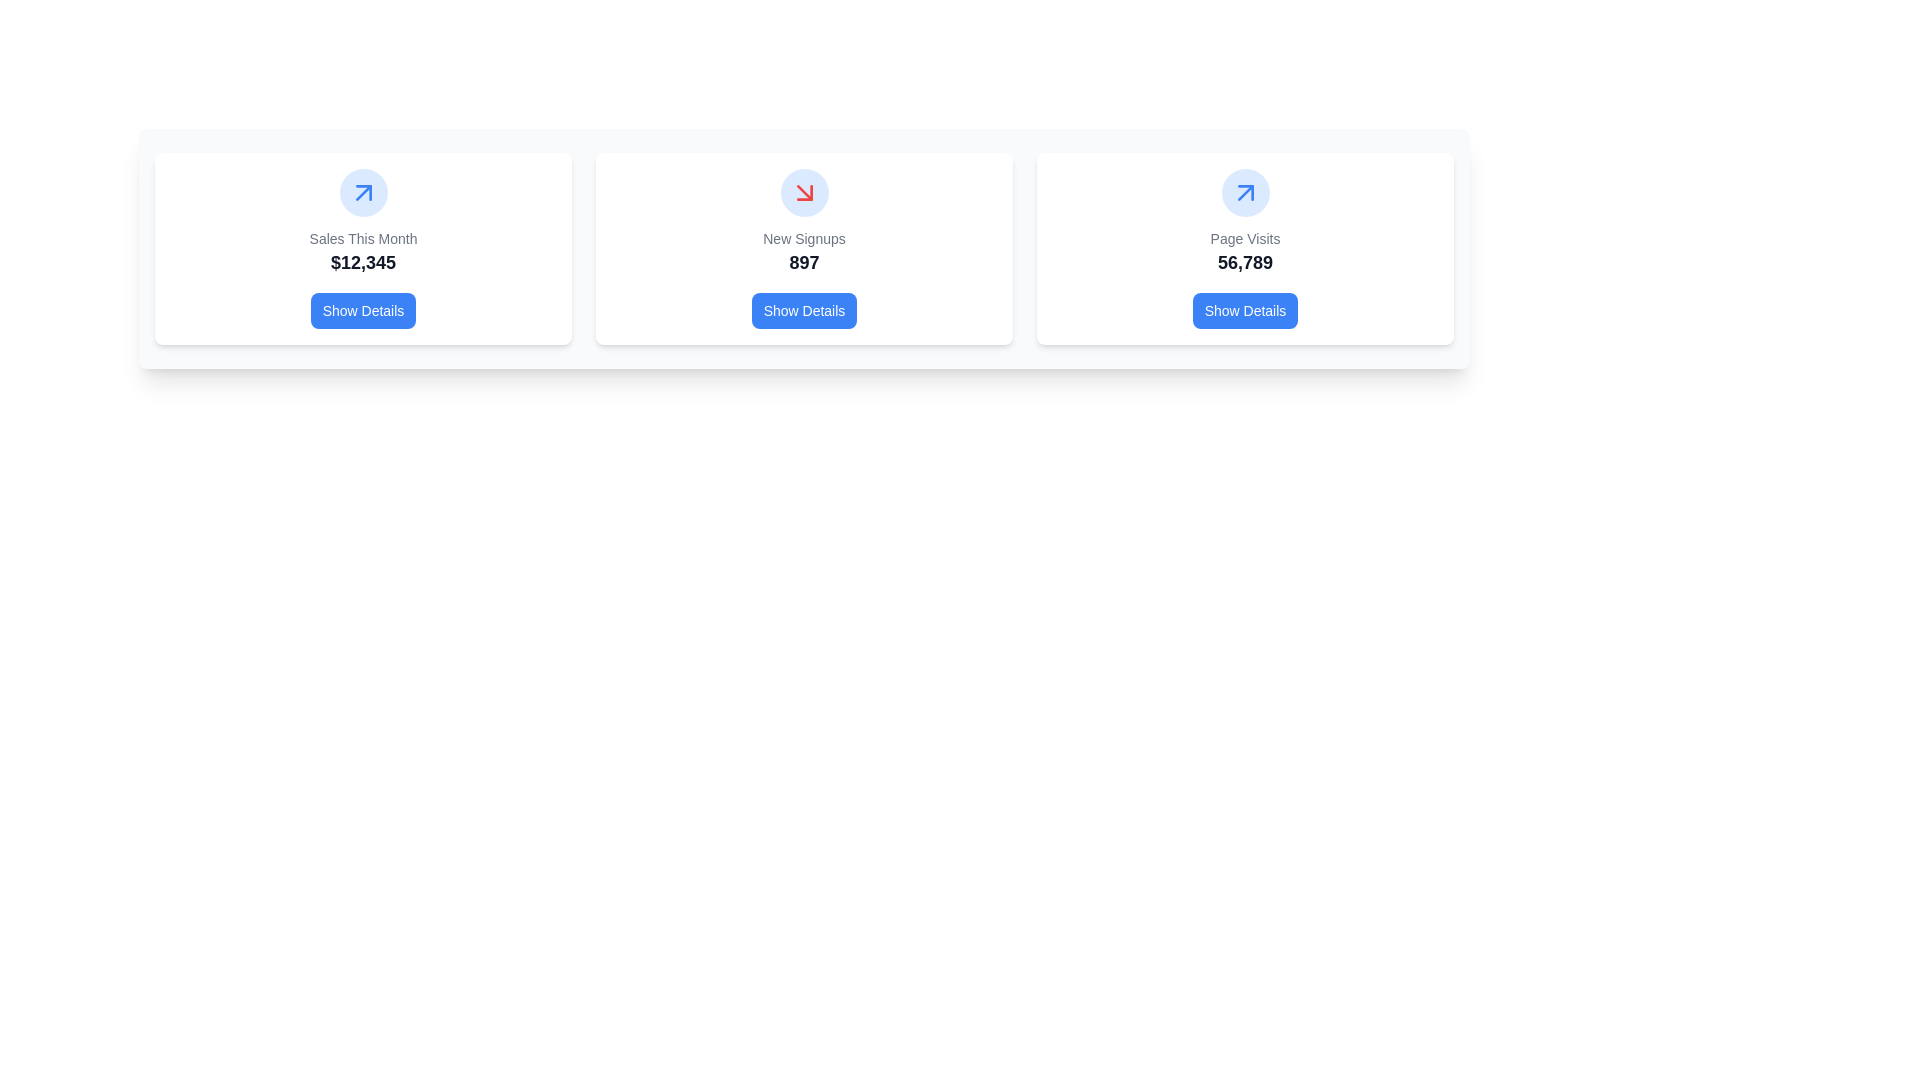 Image resolution: width=1920 pixels, height=1080 pixels. I want to click on the 'Show Details' button with a blue background and white text, so click(363, 311).